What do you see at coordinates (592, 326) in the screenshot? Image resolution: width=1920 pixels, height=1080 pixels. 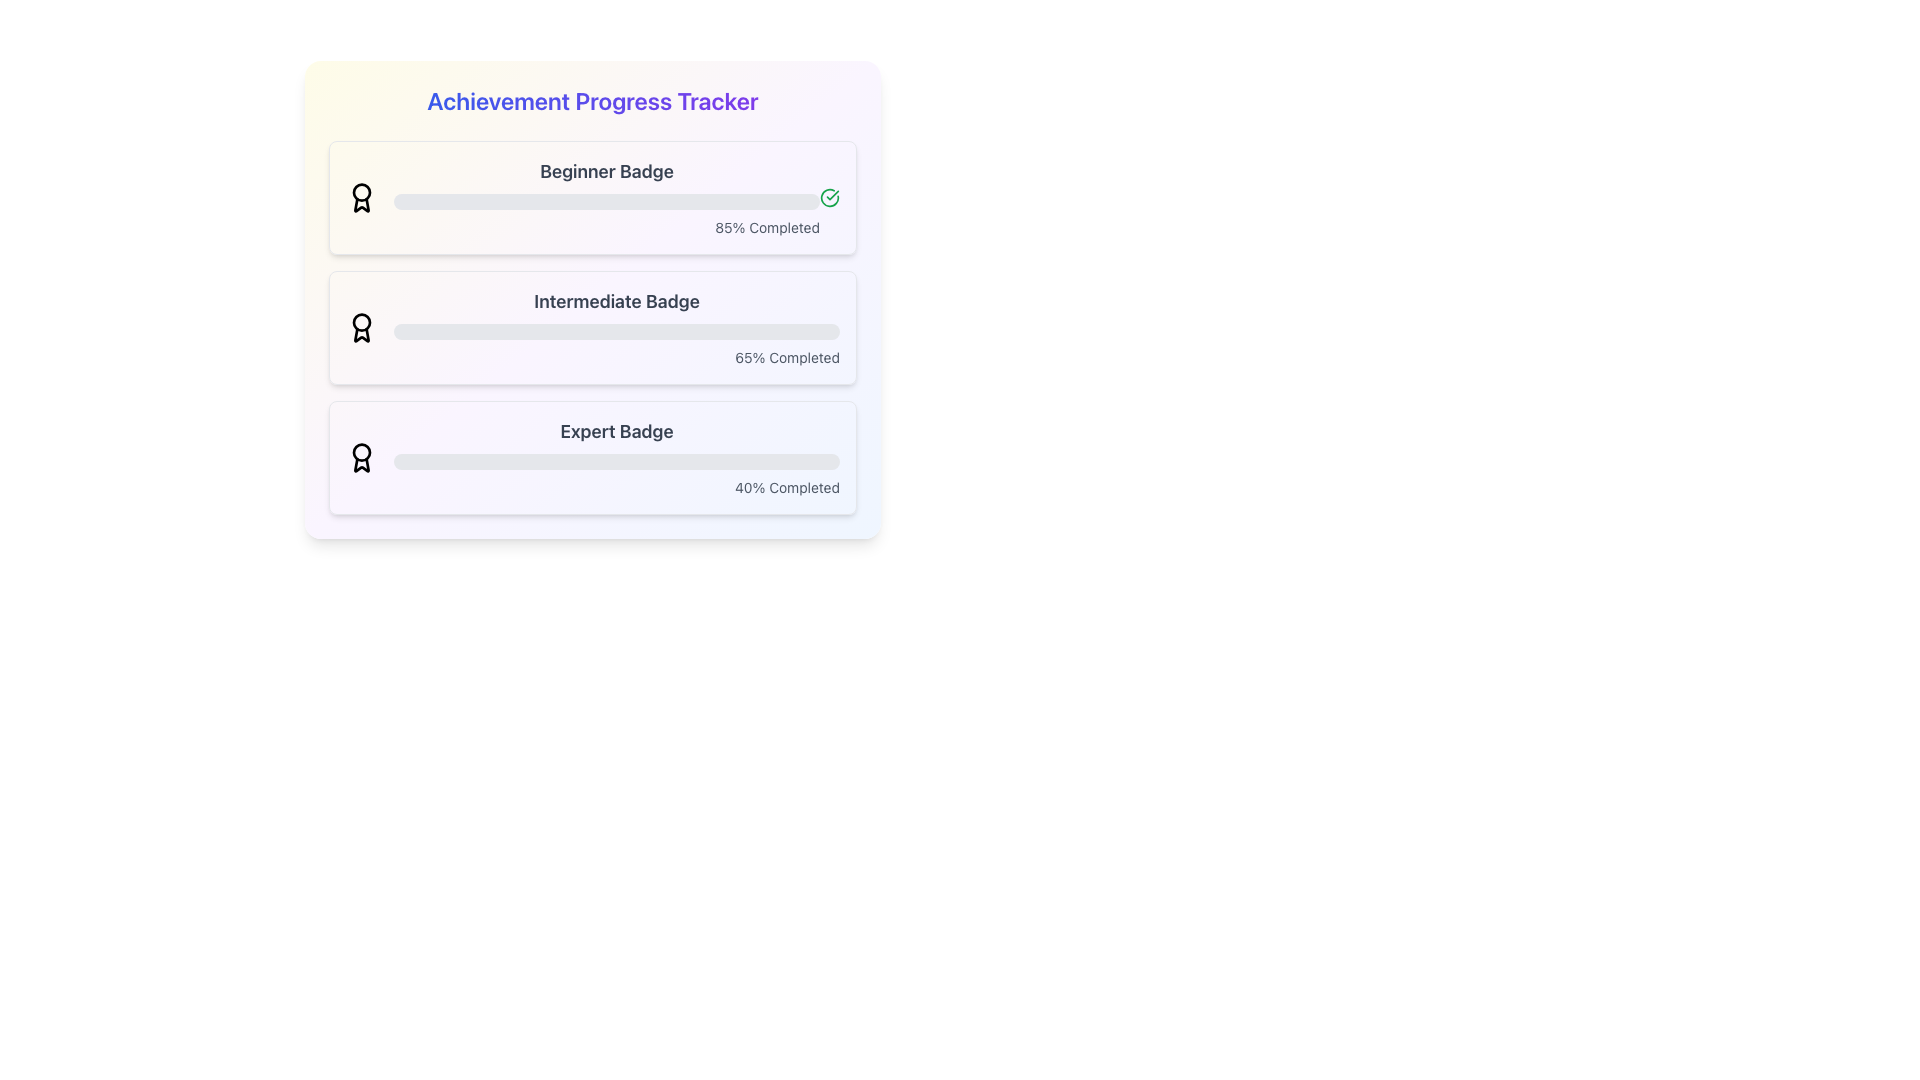 I see `the progress levels in the 'Achievement Progress Tracker' section, which displays badges with their respective progress bars and completion percentages` at bounding box center [592, 326].